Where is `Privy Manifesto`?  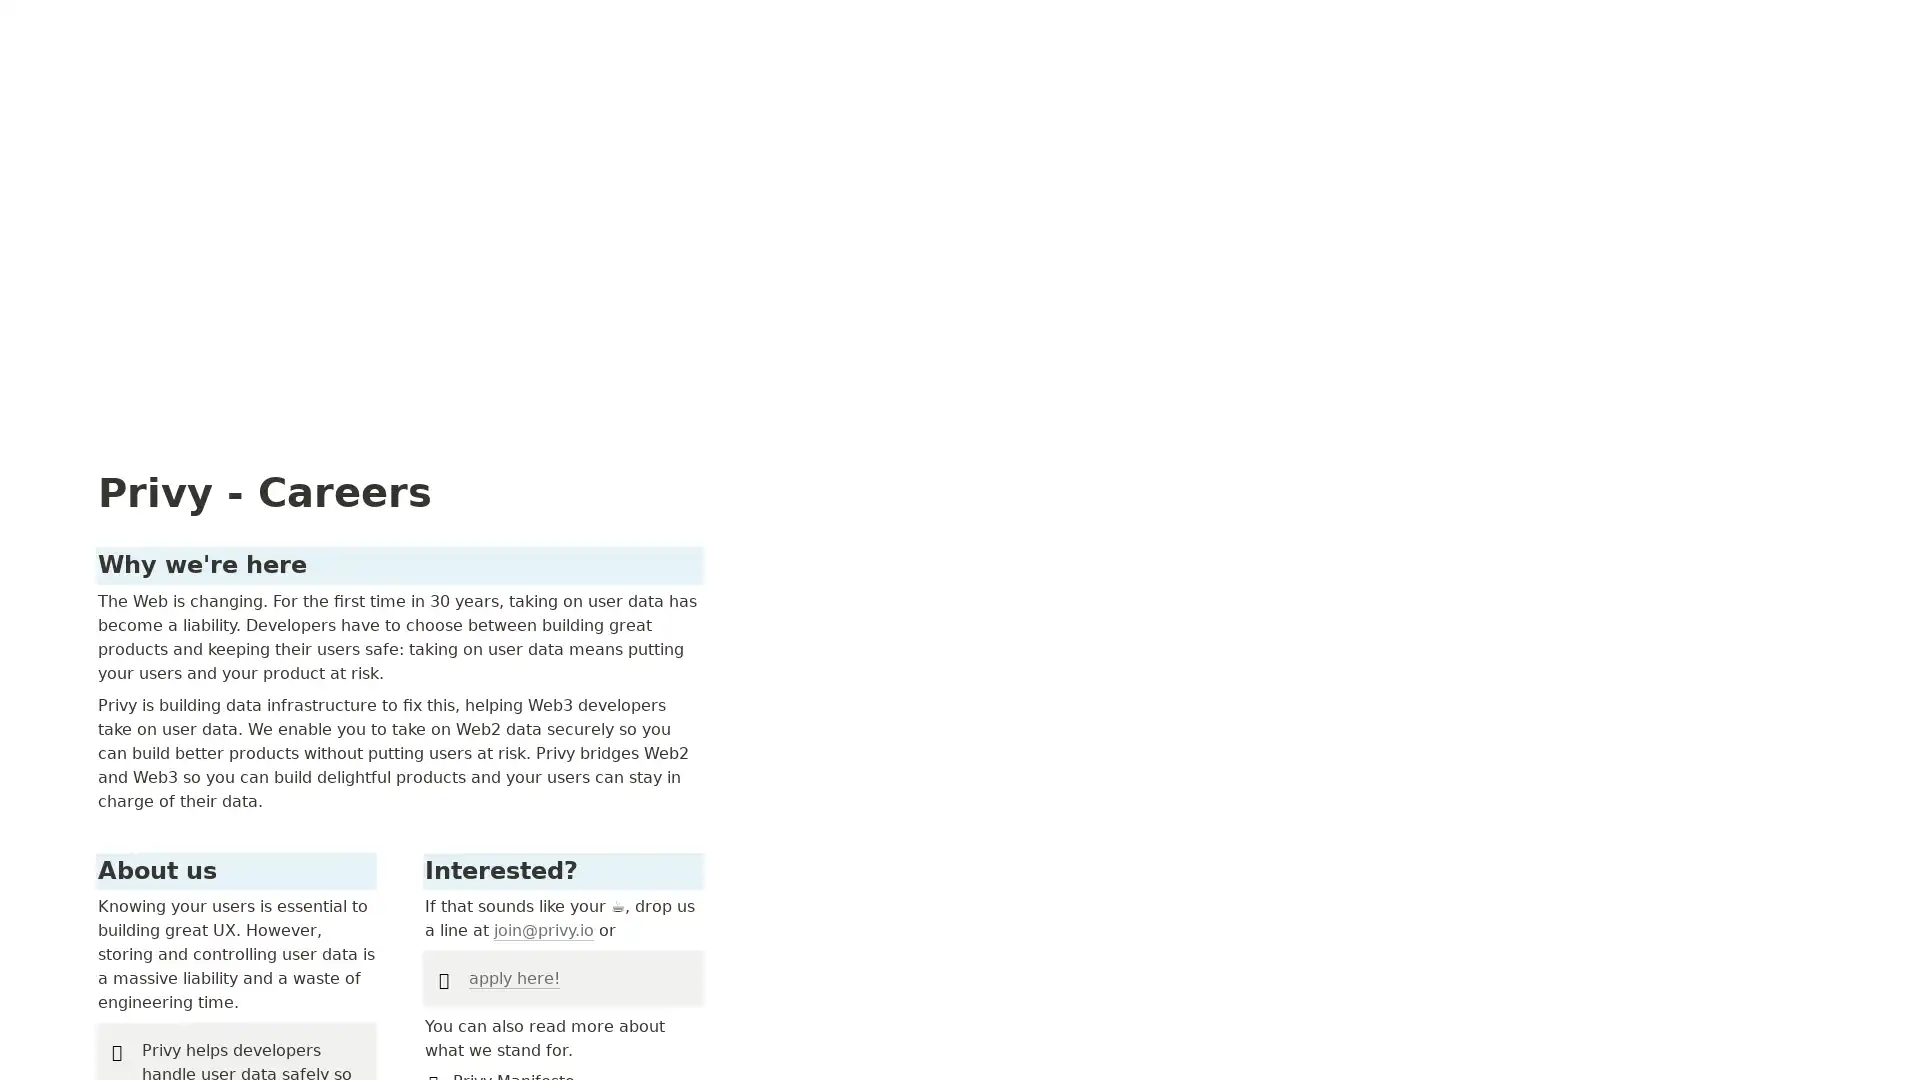
Privy Manifesto is located at coordinates (1402, 914).